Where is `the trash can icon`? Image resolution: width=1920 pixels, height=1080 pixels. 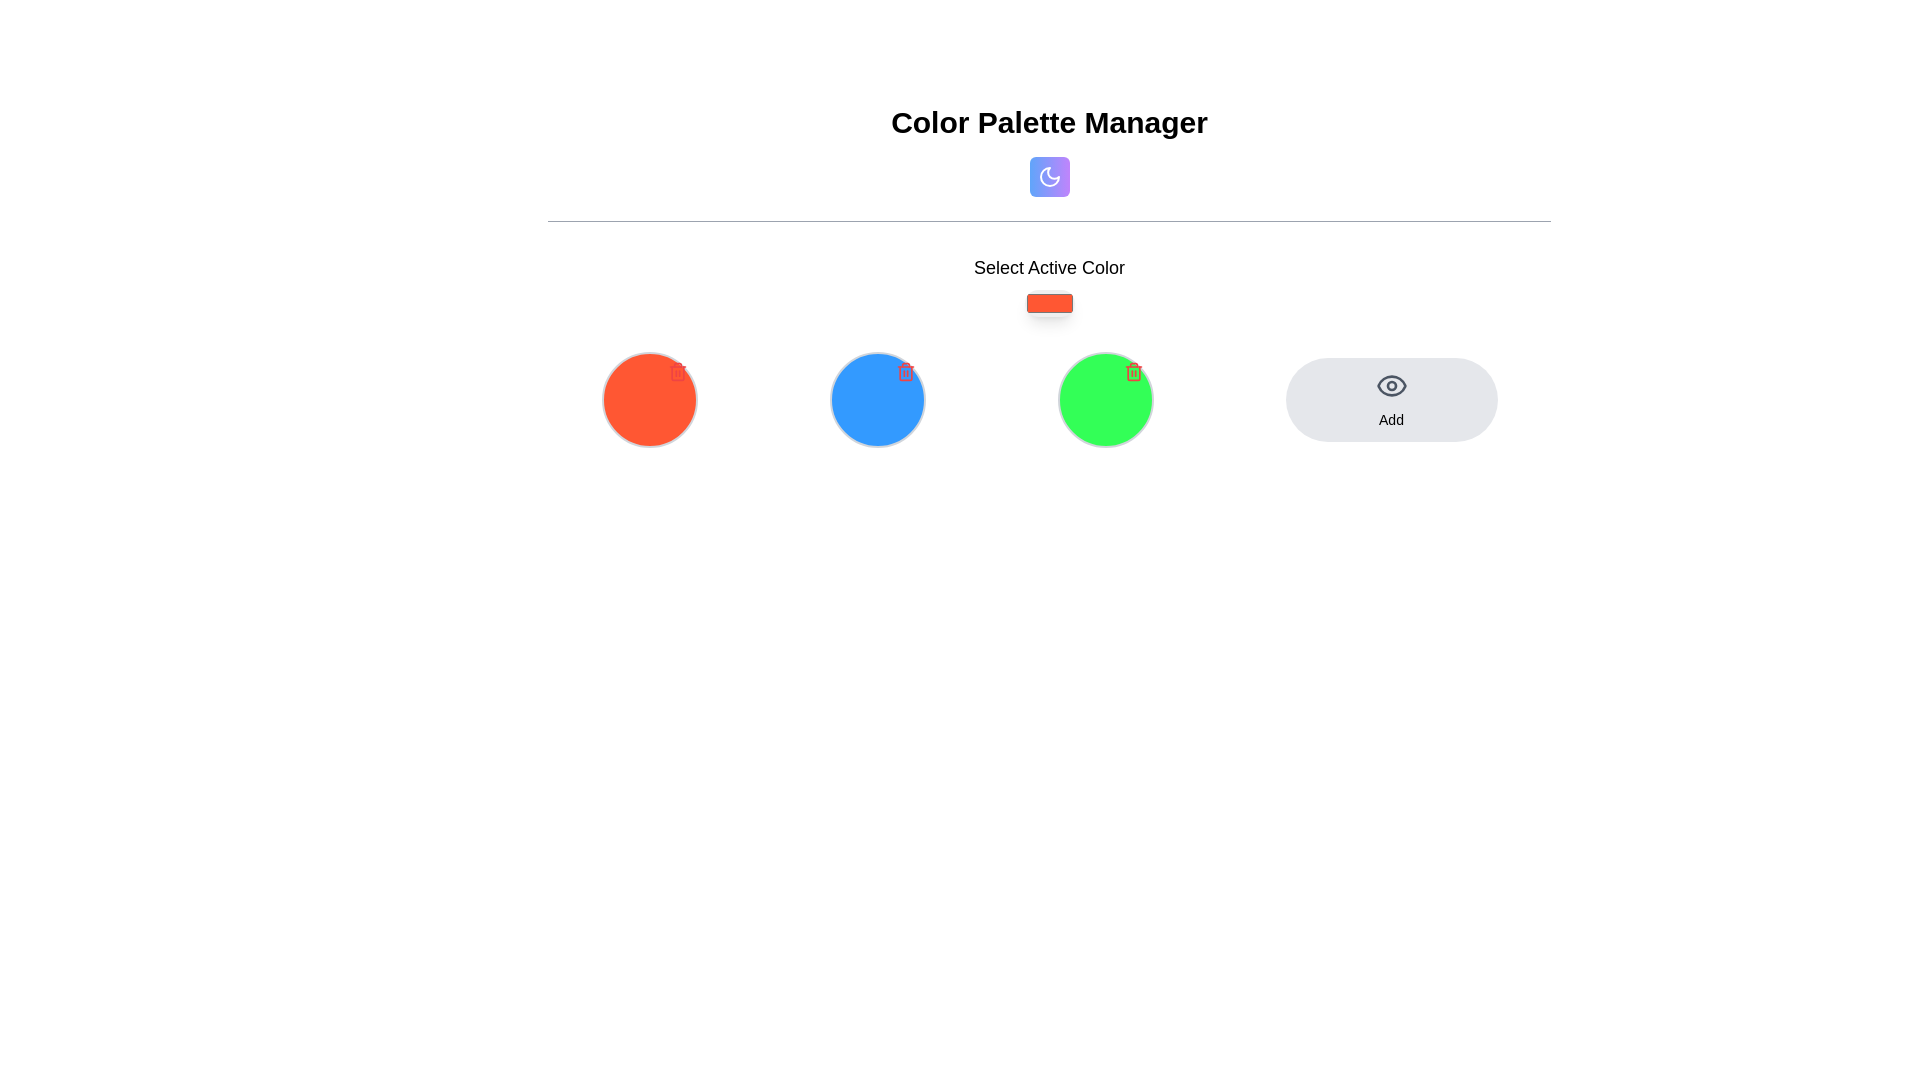 the trash can icon is located at coordinates (904, 371).